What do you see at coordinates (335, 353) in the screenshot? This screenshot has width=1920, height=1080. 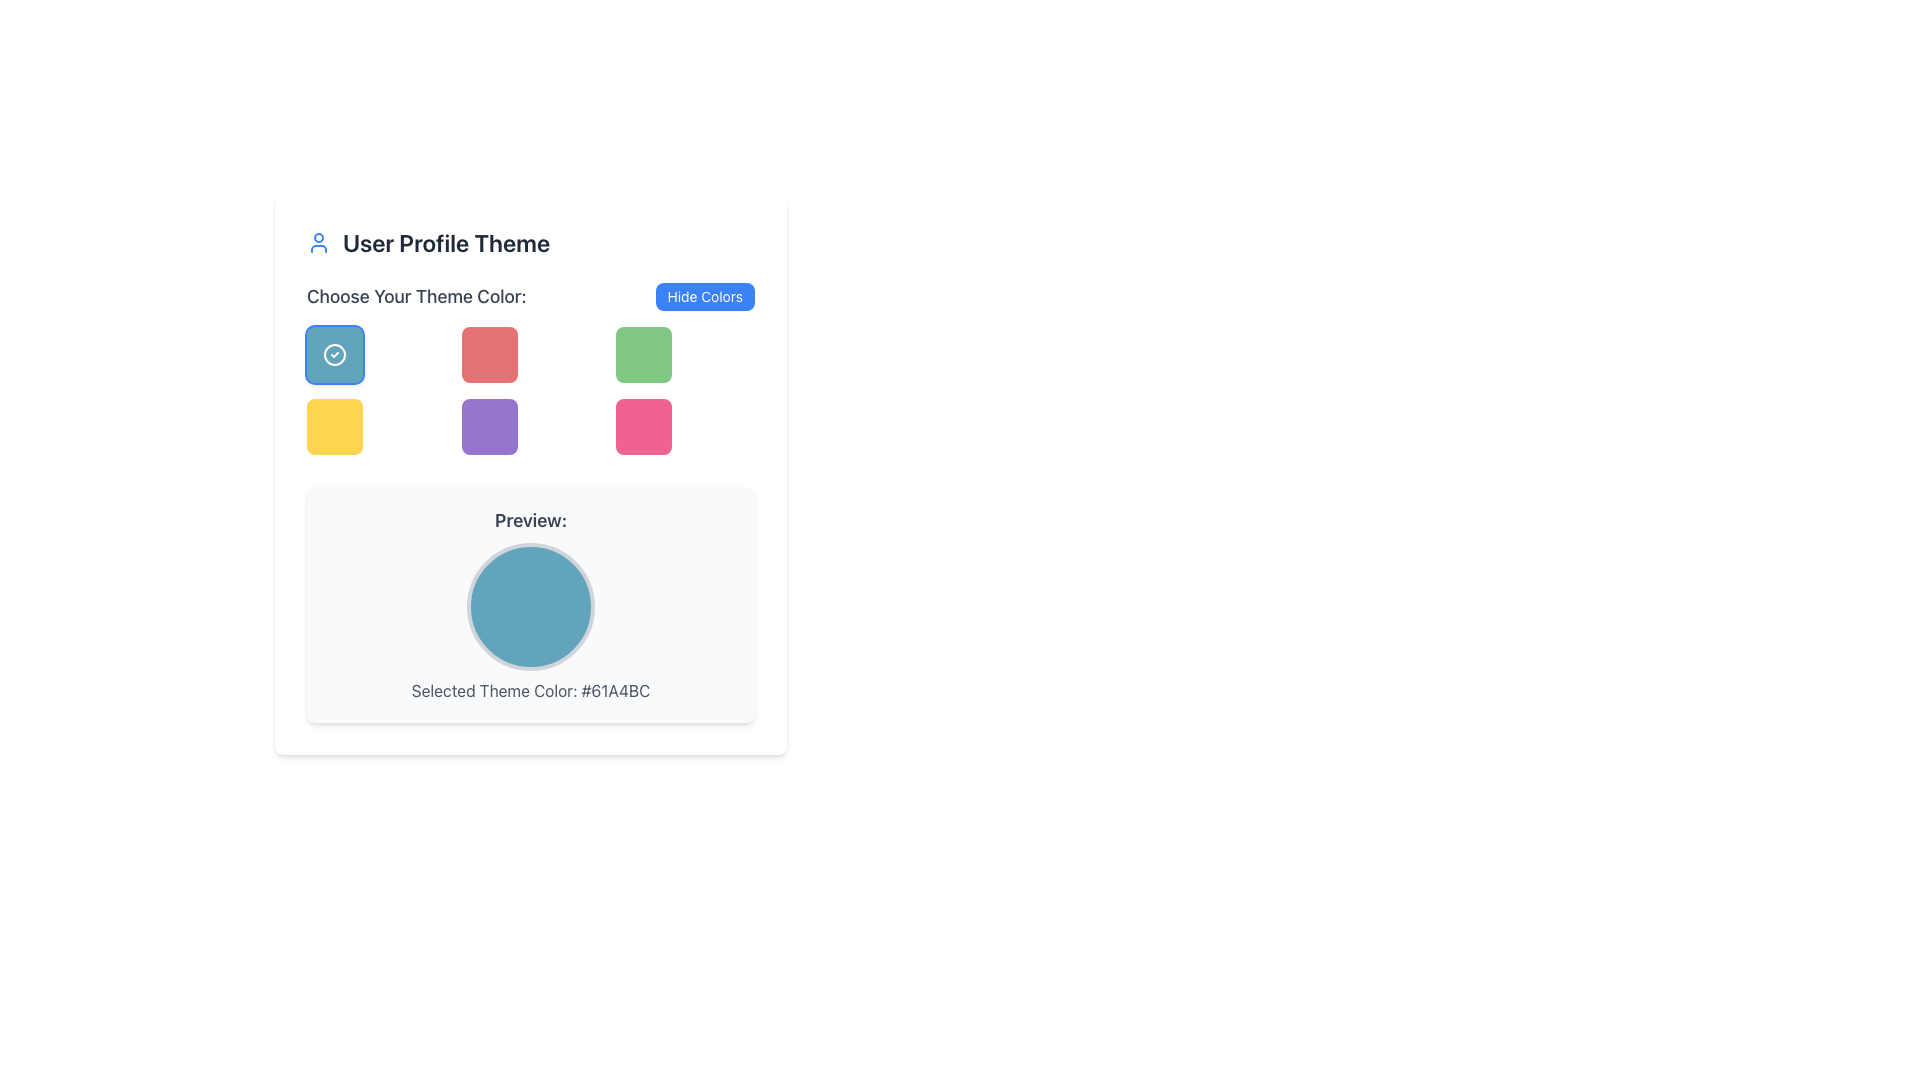 I see `the circle icon with a checkmark in the center, which is located on the left side of the theme color selection area, inside a blue button` at bounding box center [335, 353].